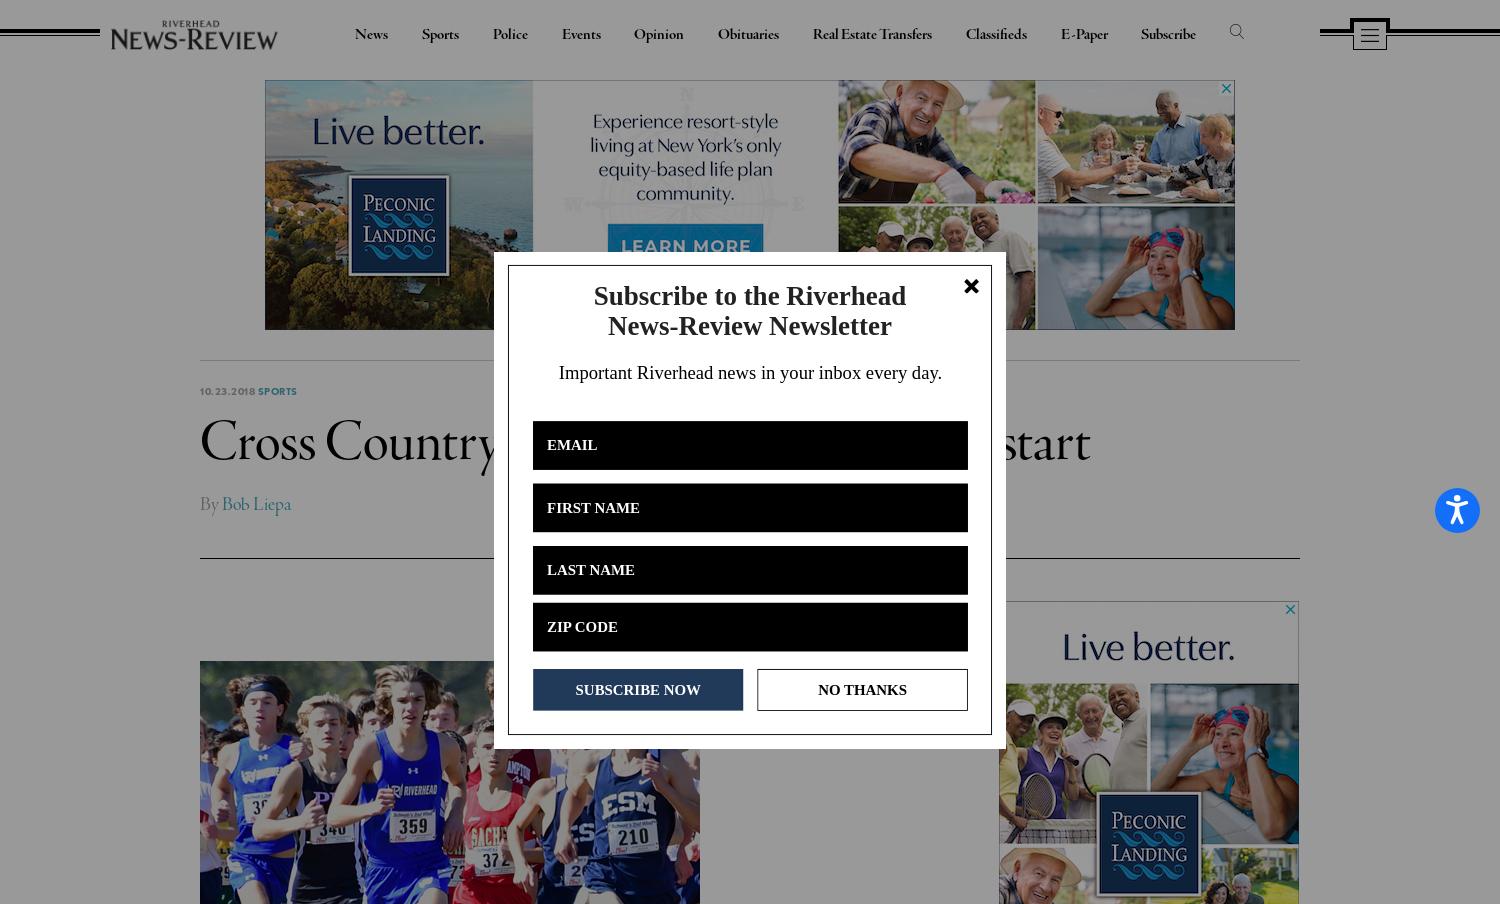  I want to click on 'News', so click(370, 32).